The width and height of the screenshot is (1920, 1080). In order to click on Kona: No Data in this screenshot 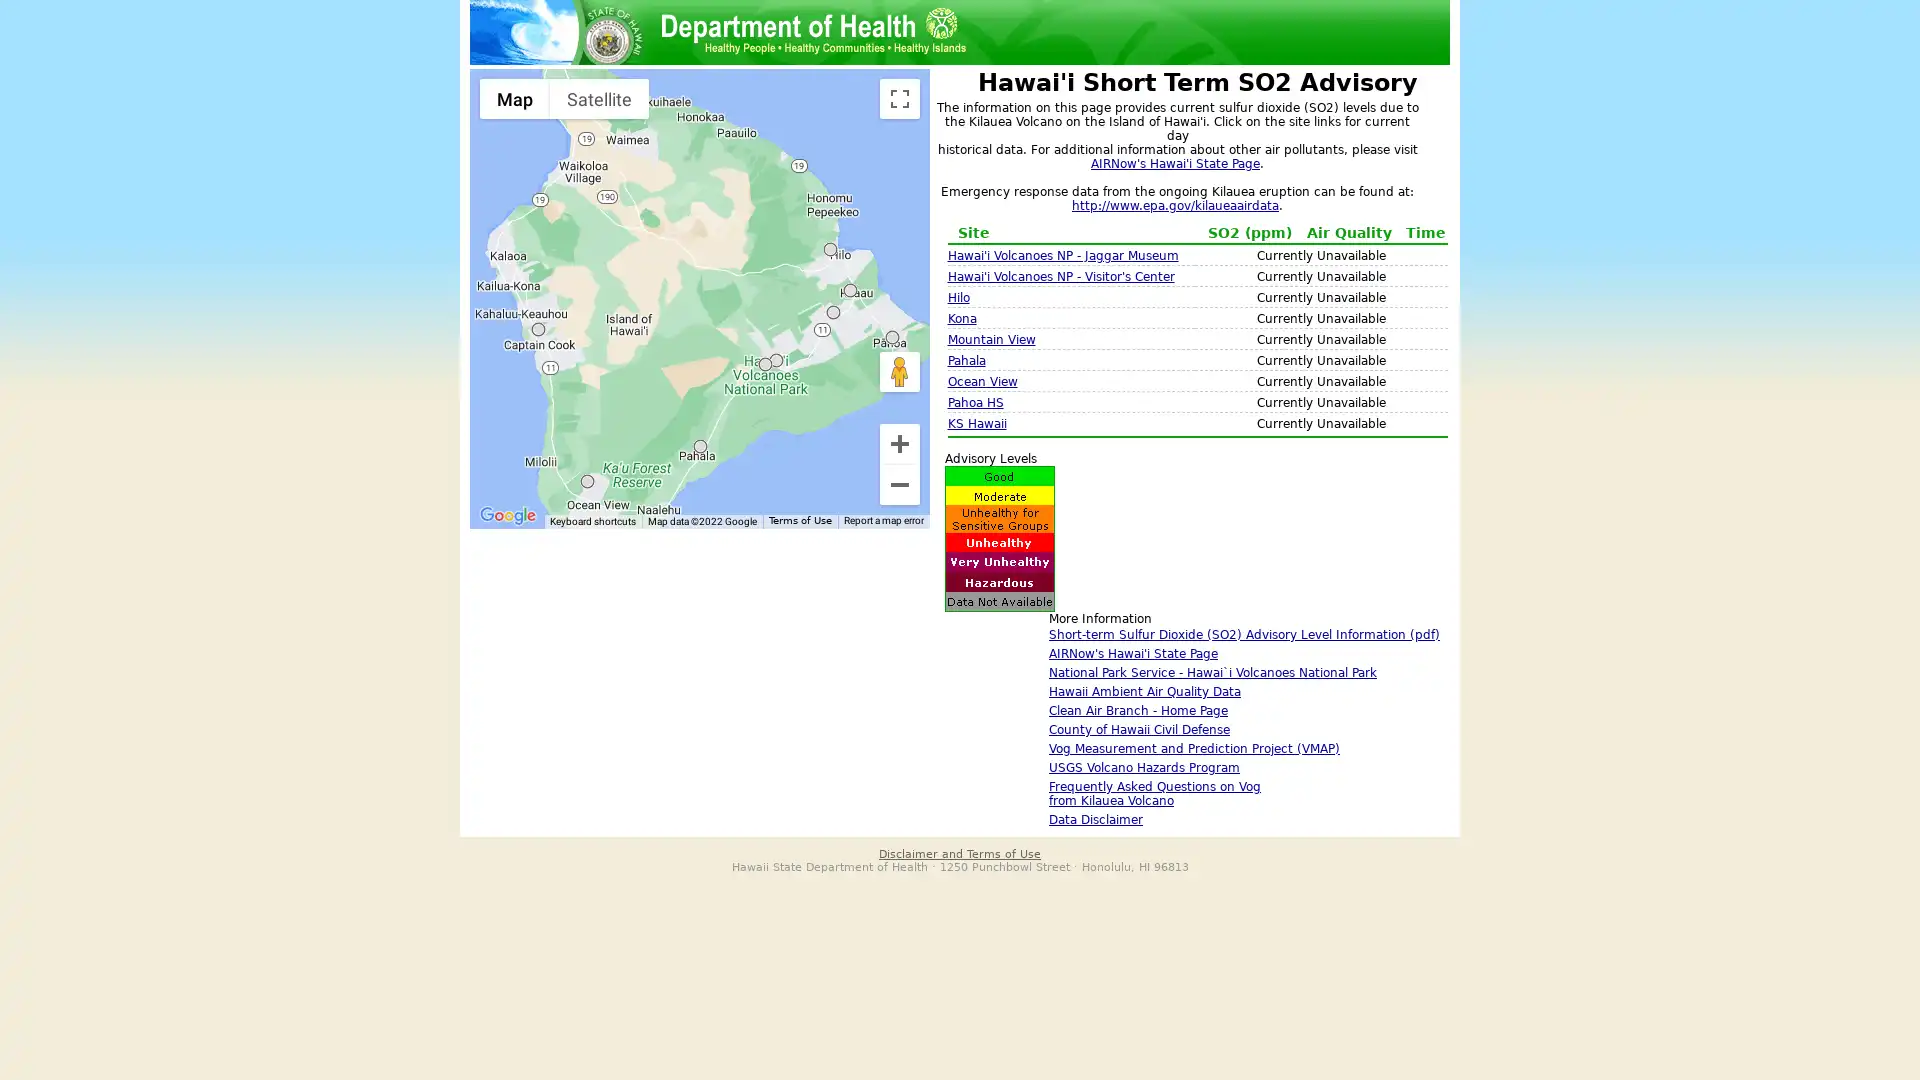, I will do `click(538, 328)`.